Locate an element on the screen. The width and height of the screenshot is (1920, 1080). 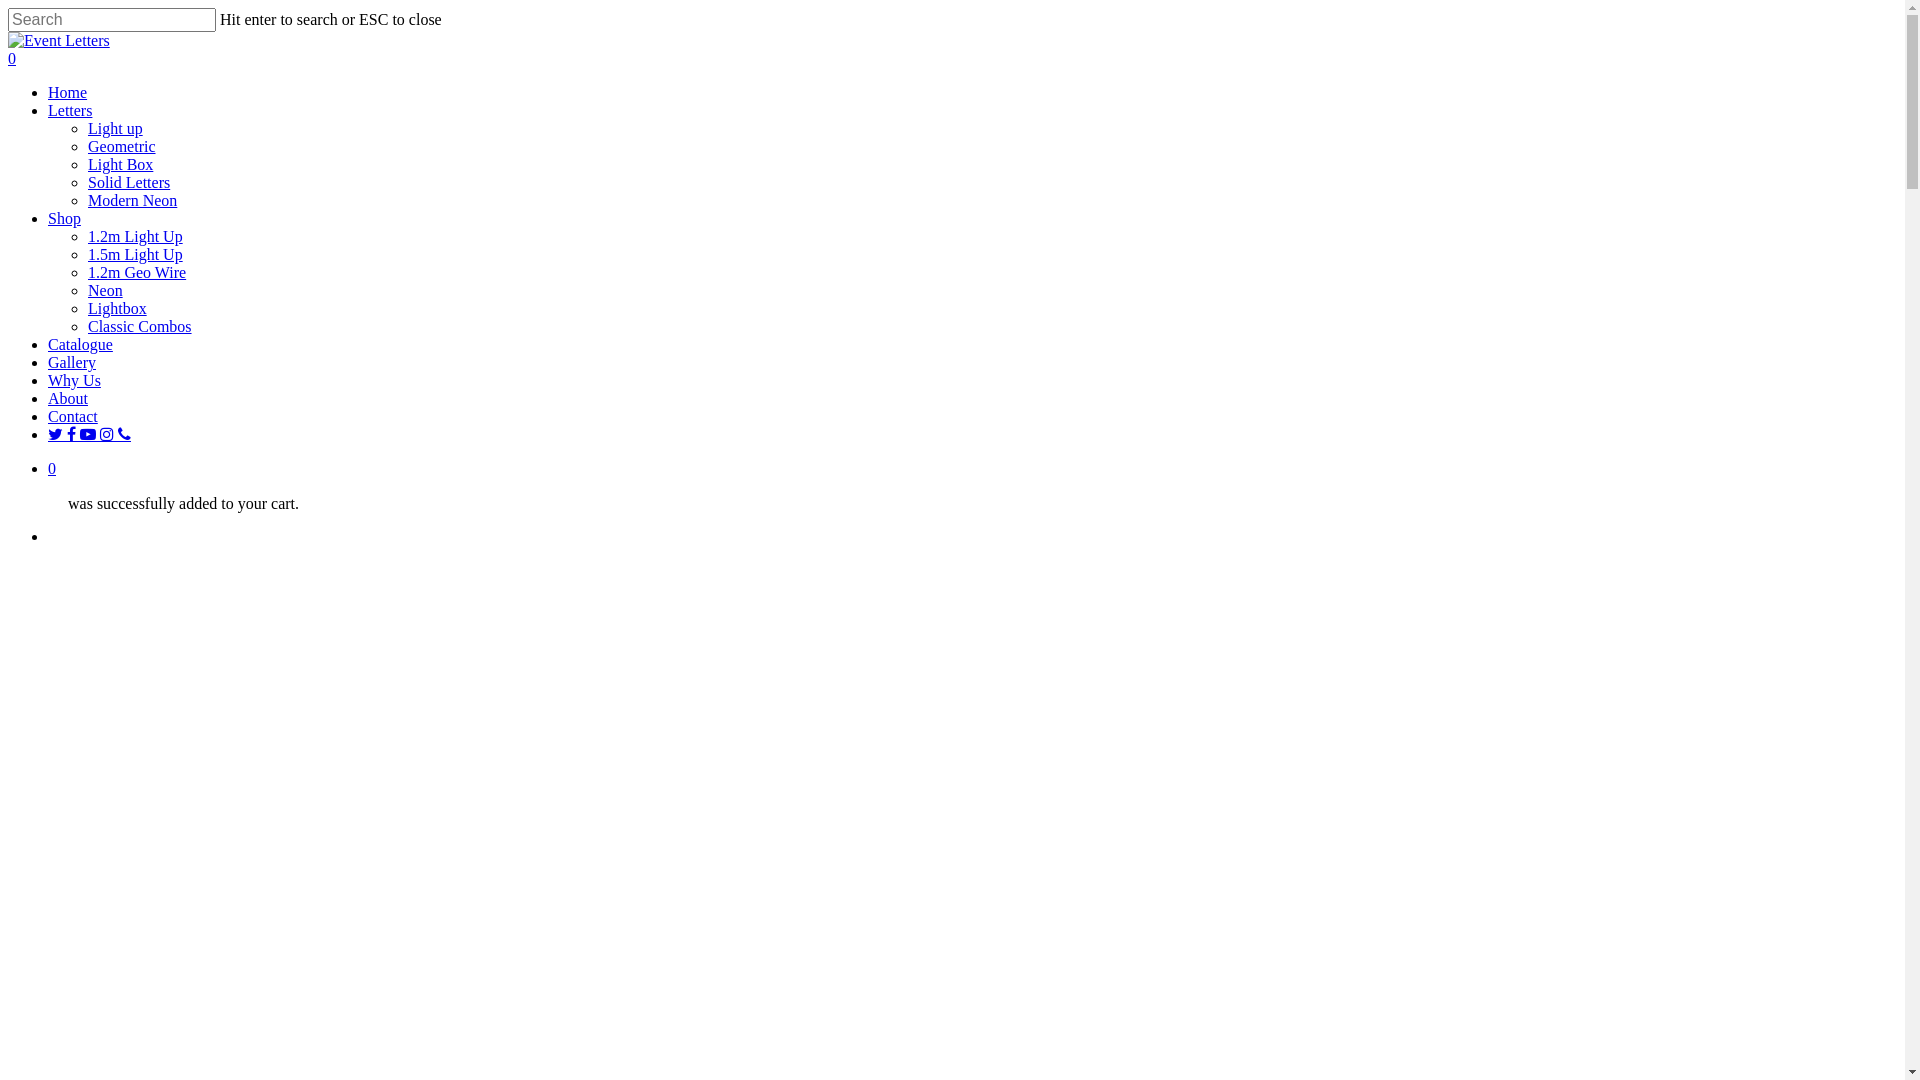
'Lightbox' is located at coordinates (116, 308).